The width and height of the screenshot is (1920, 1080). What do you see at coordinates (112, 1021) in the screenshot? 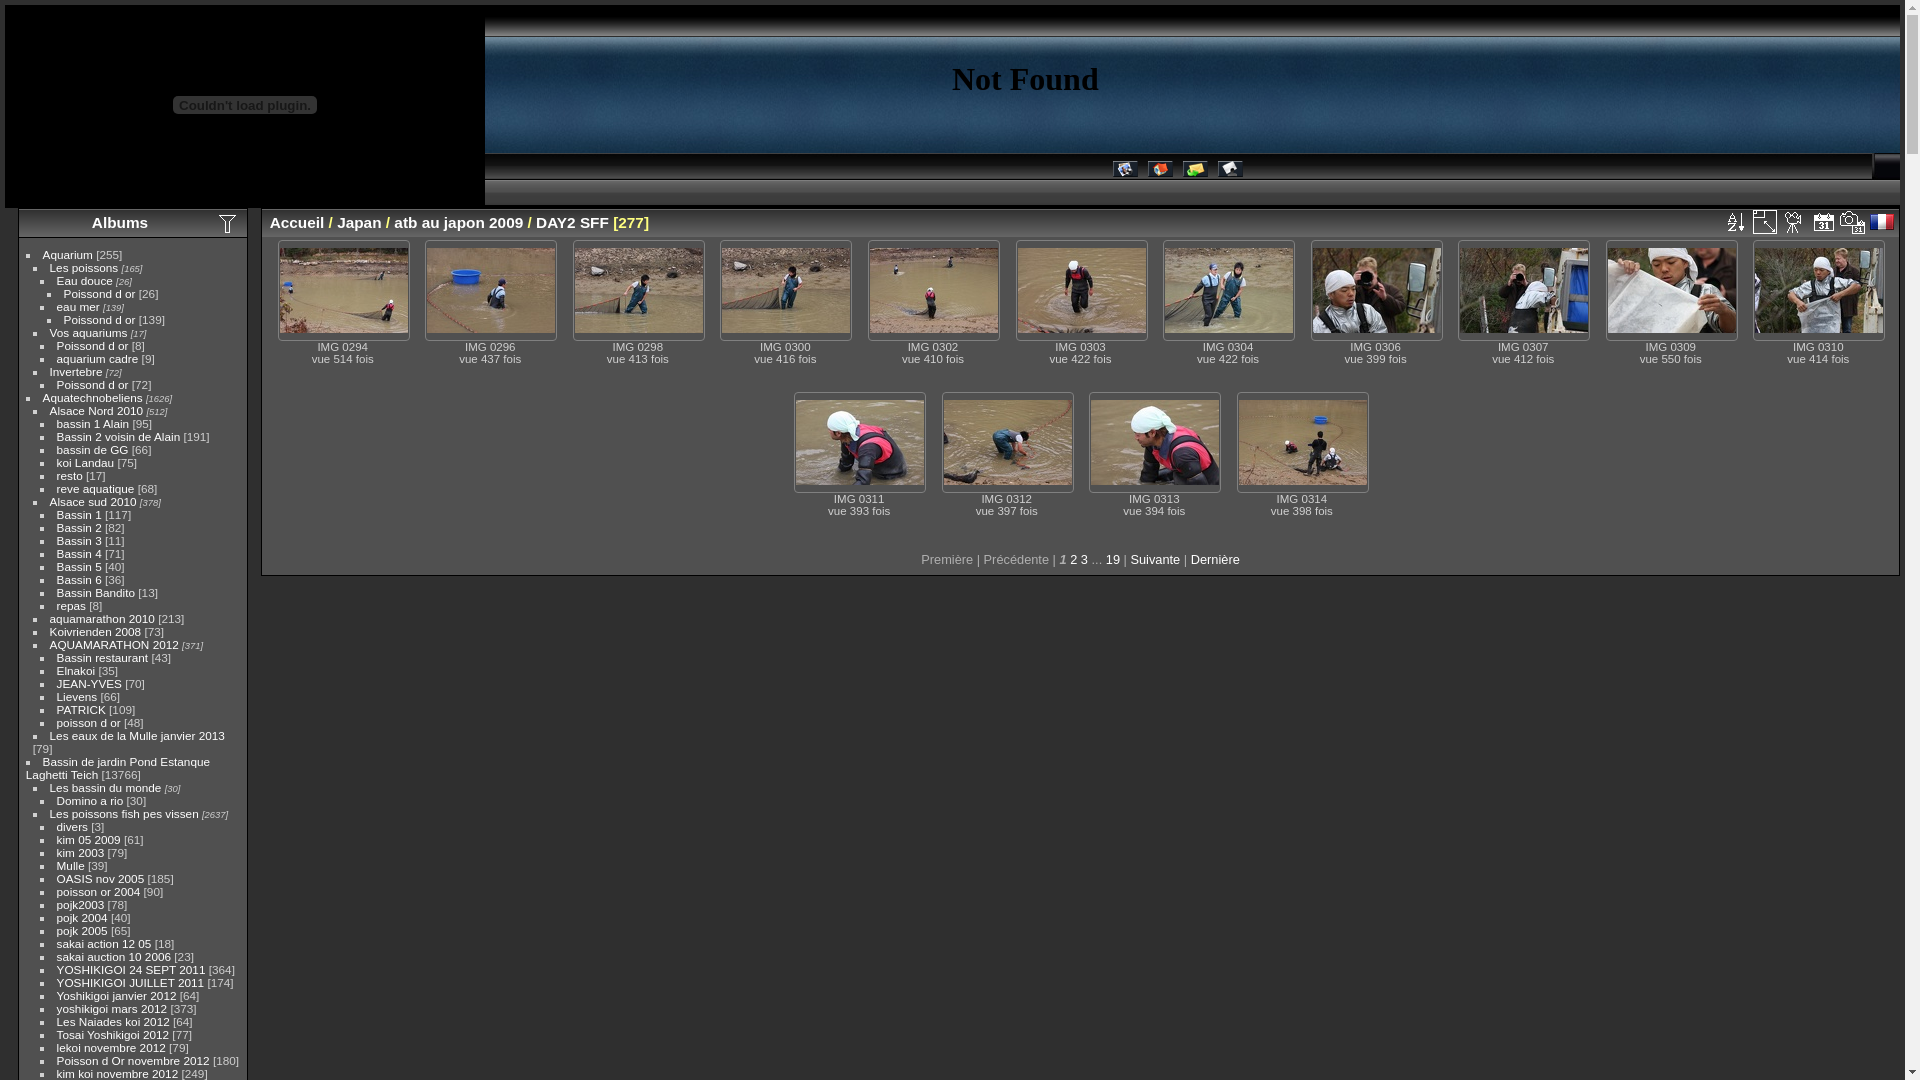
I see `'Les Naiades koi 2012'` at bounding box center [112, 1021].